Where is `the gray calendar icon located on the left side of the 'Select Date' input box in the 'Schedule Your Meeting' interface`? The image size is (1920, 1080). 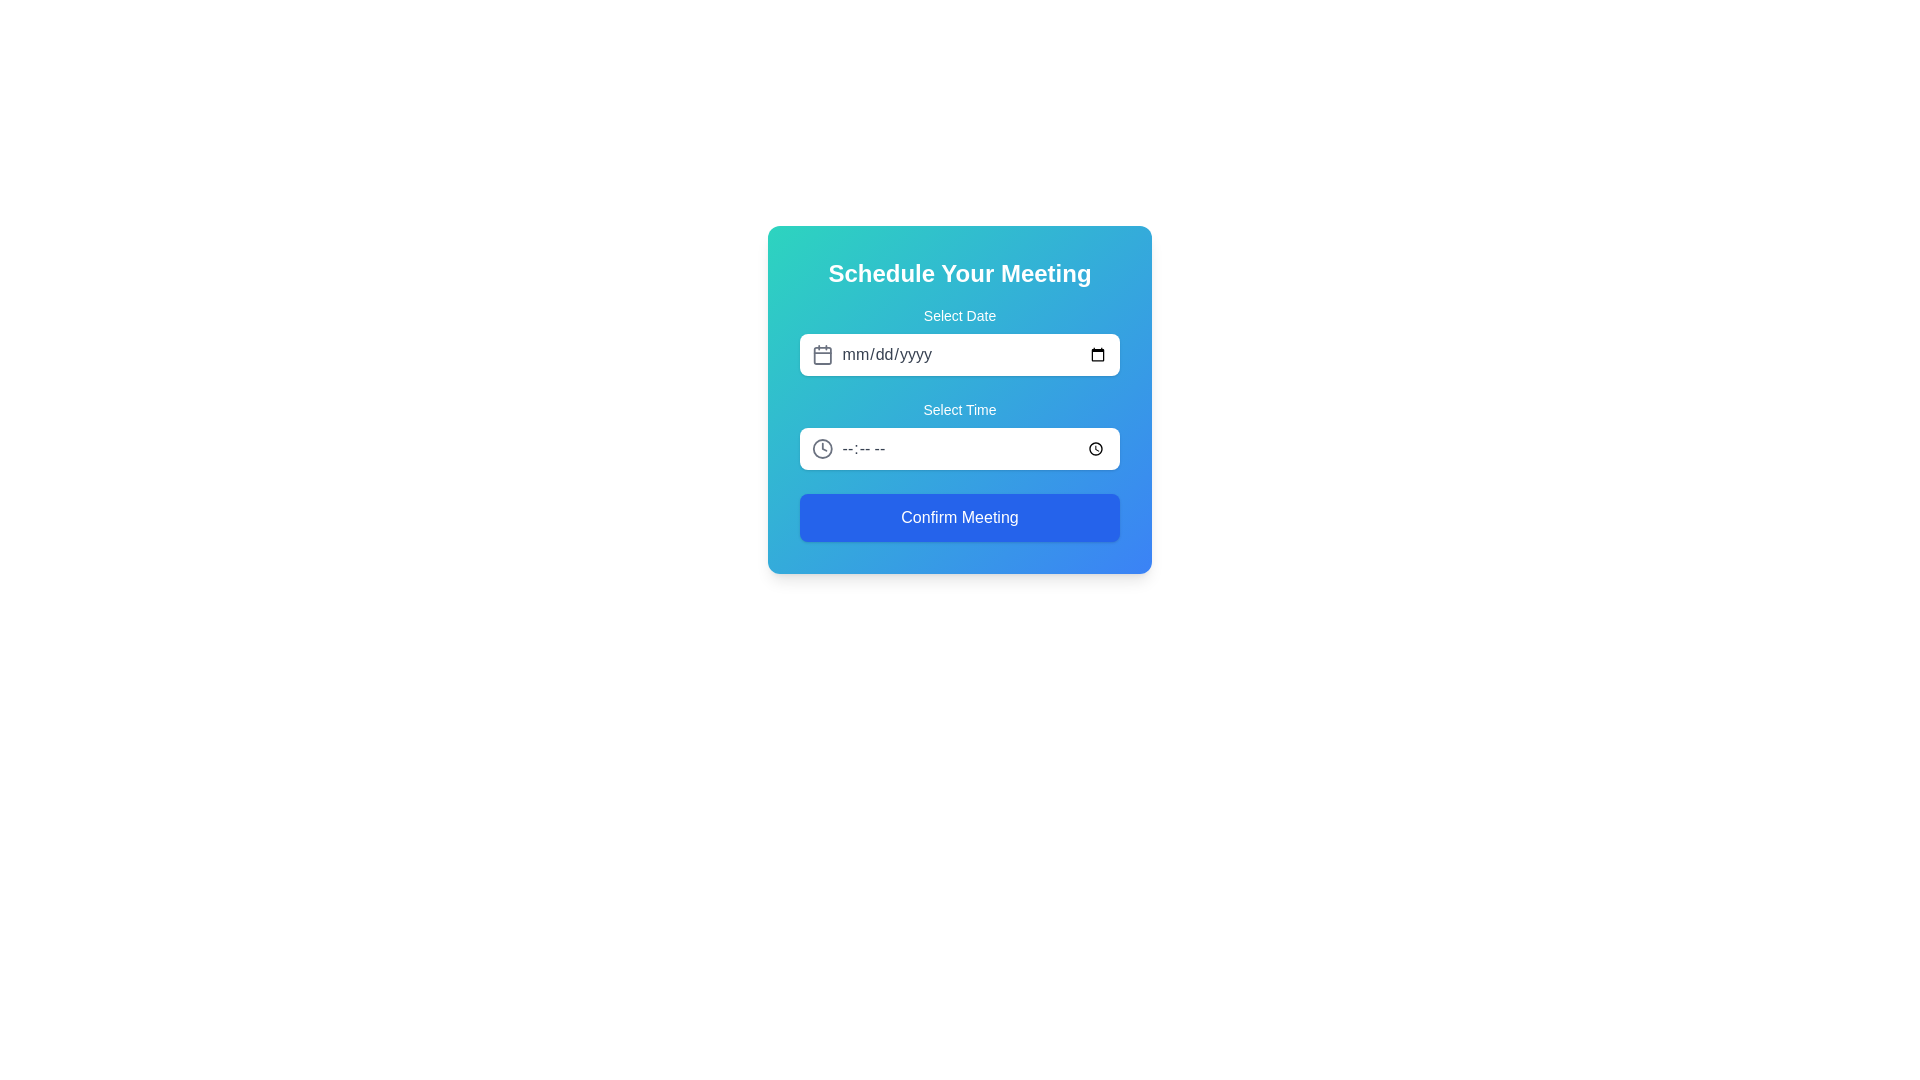
the gray calendar icon located on the left side of the 'Select Date' input box in the 'Schedule Your Meeting' interface is located at coordinates (822, 353).